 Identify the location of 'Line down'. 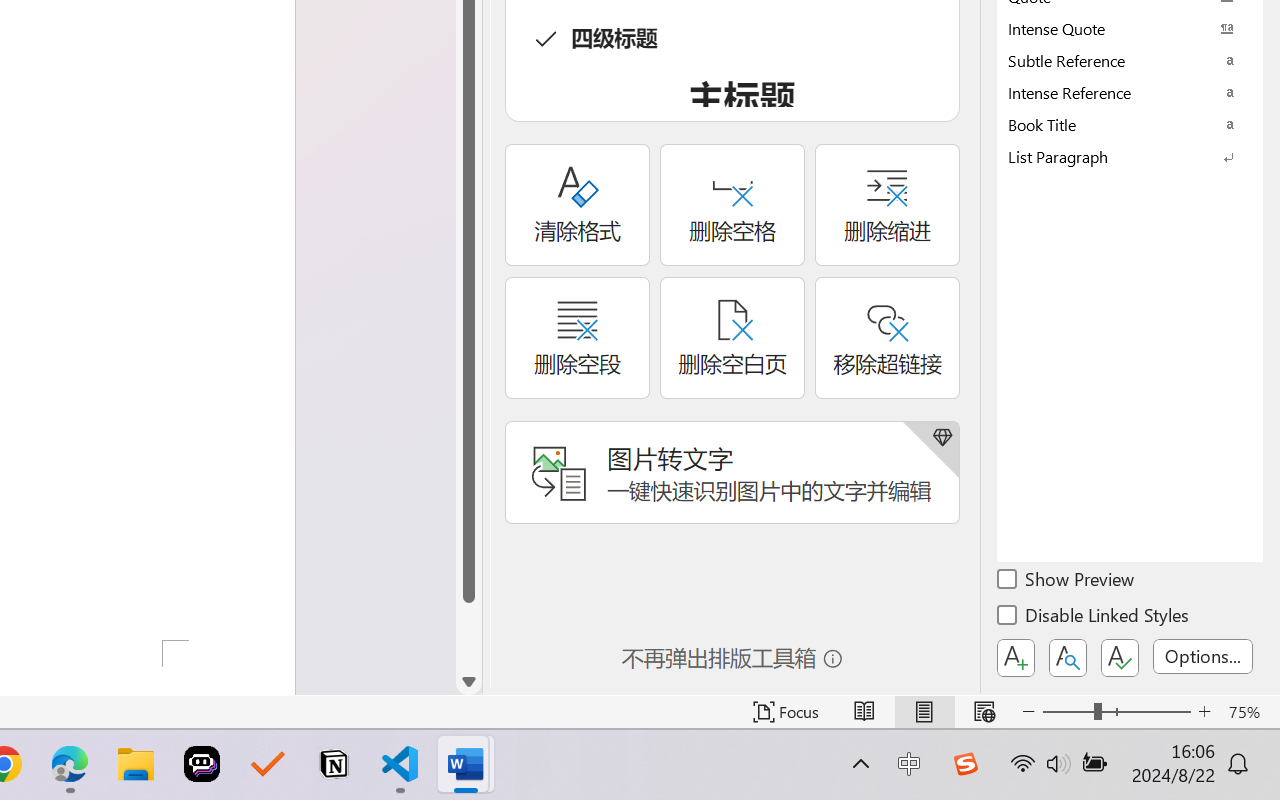
(468, 682).